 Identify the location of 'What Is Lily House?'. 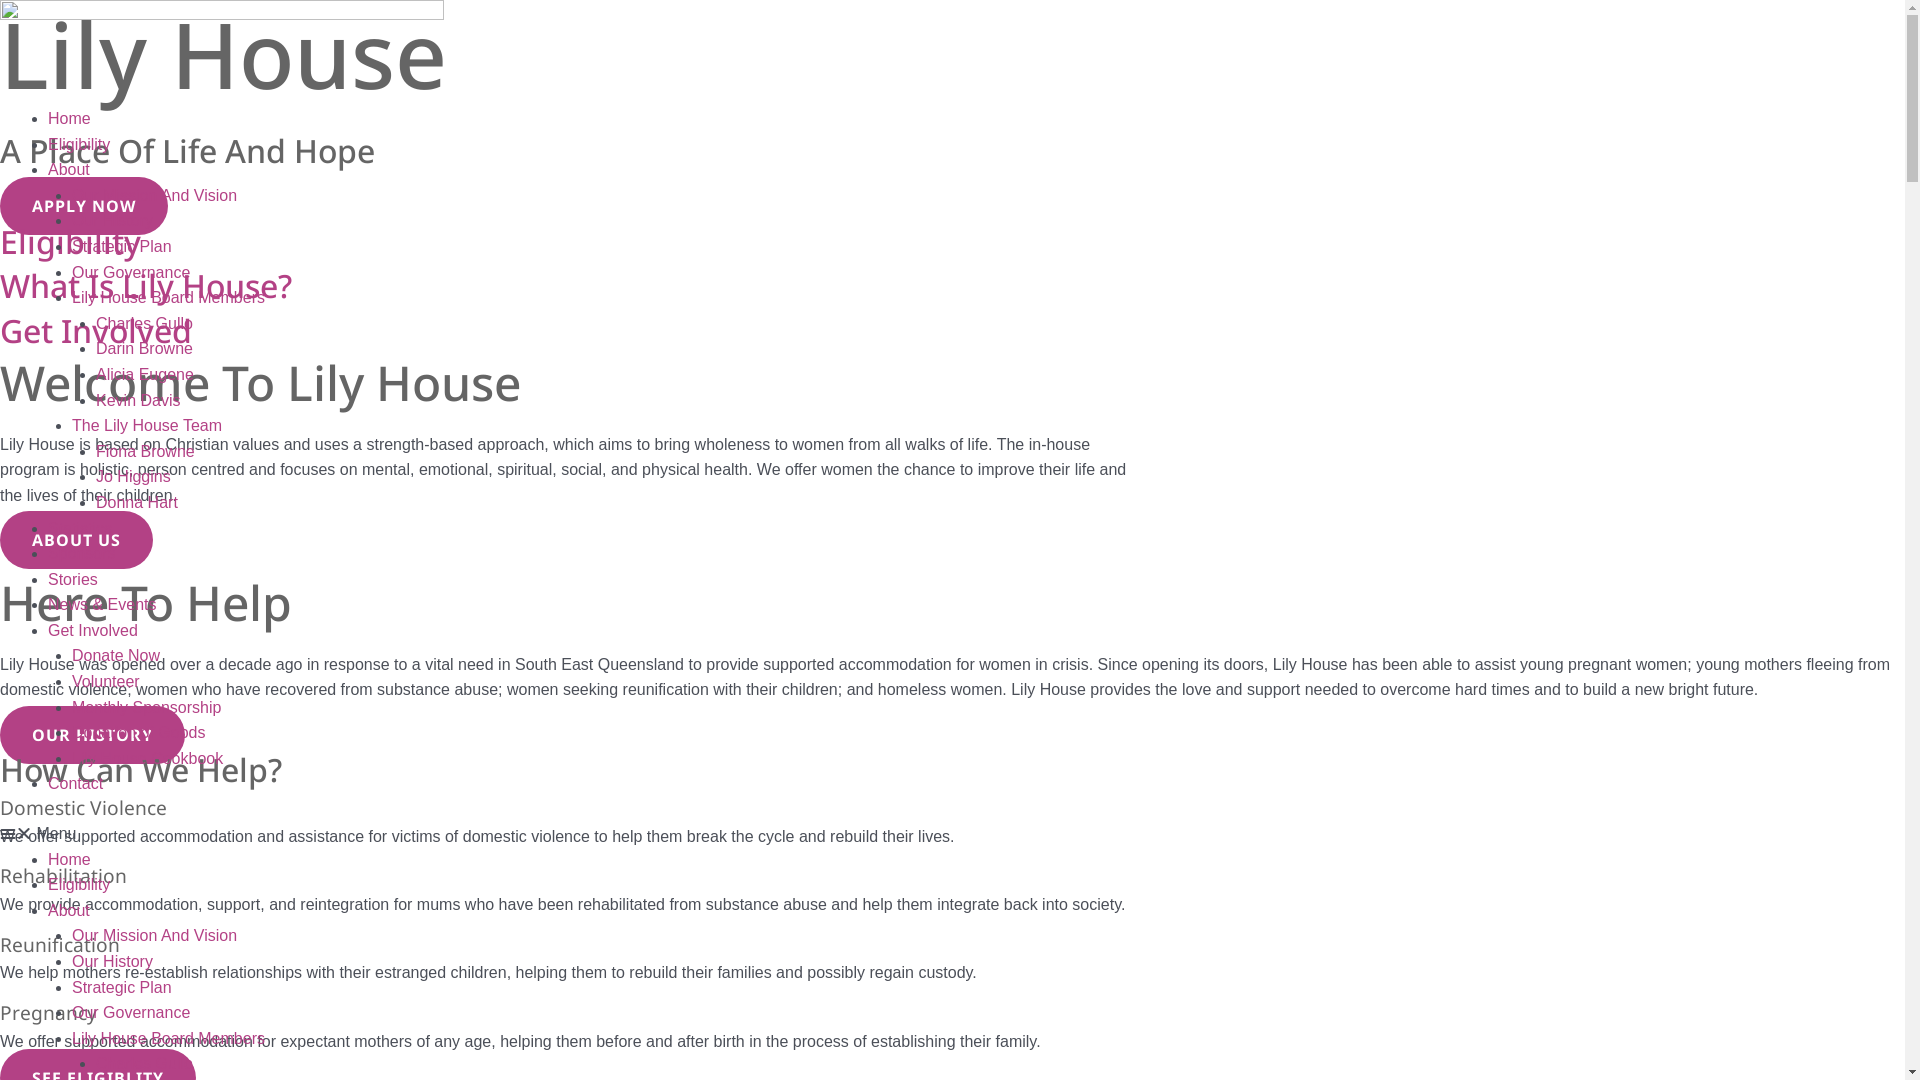
(144, 285).